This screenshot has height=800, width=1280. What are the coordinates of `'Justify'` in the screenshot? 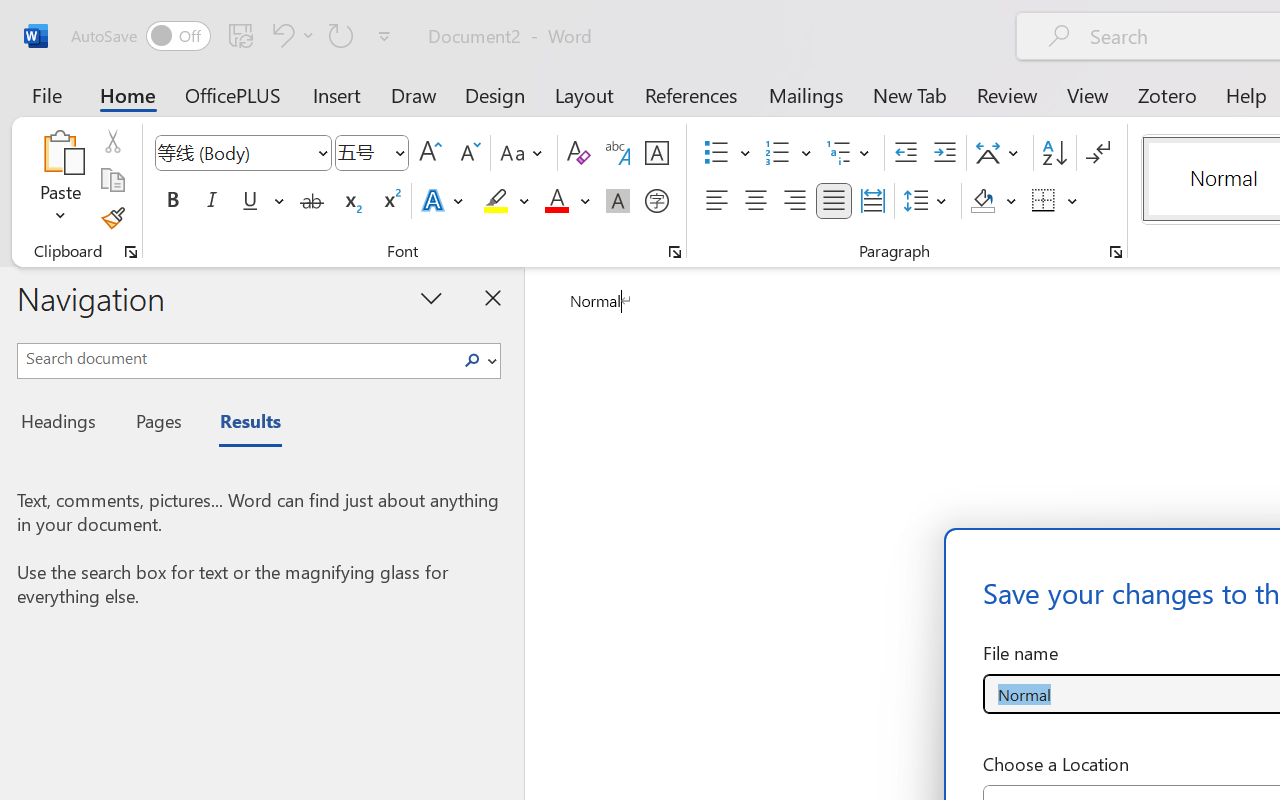 It's located at (834, 201).